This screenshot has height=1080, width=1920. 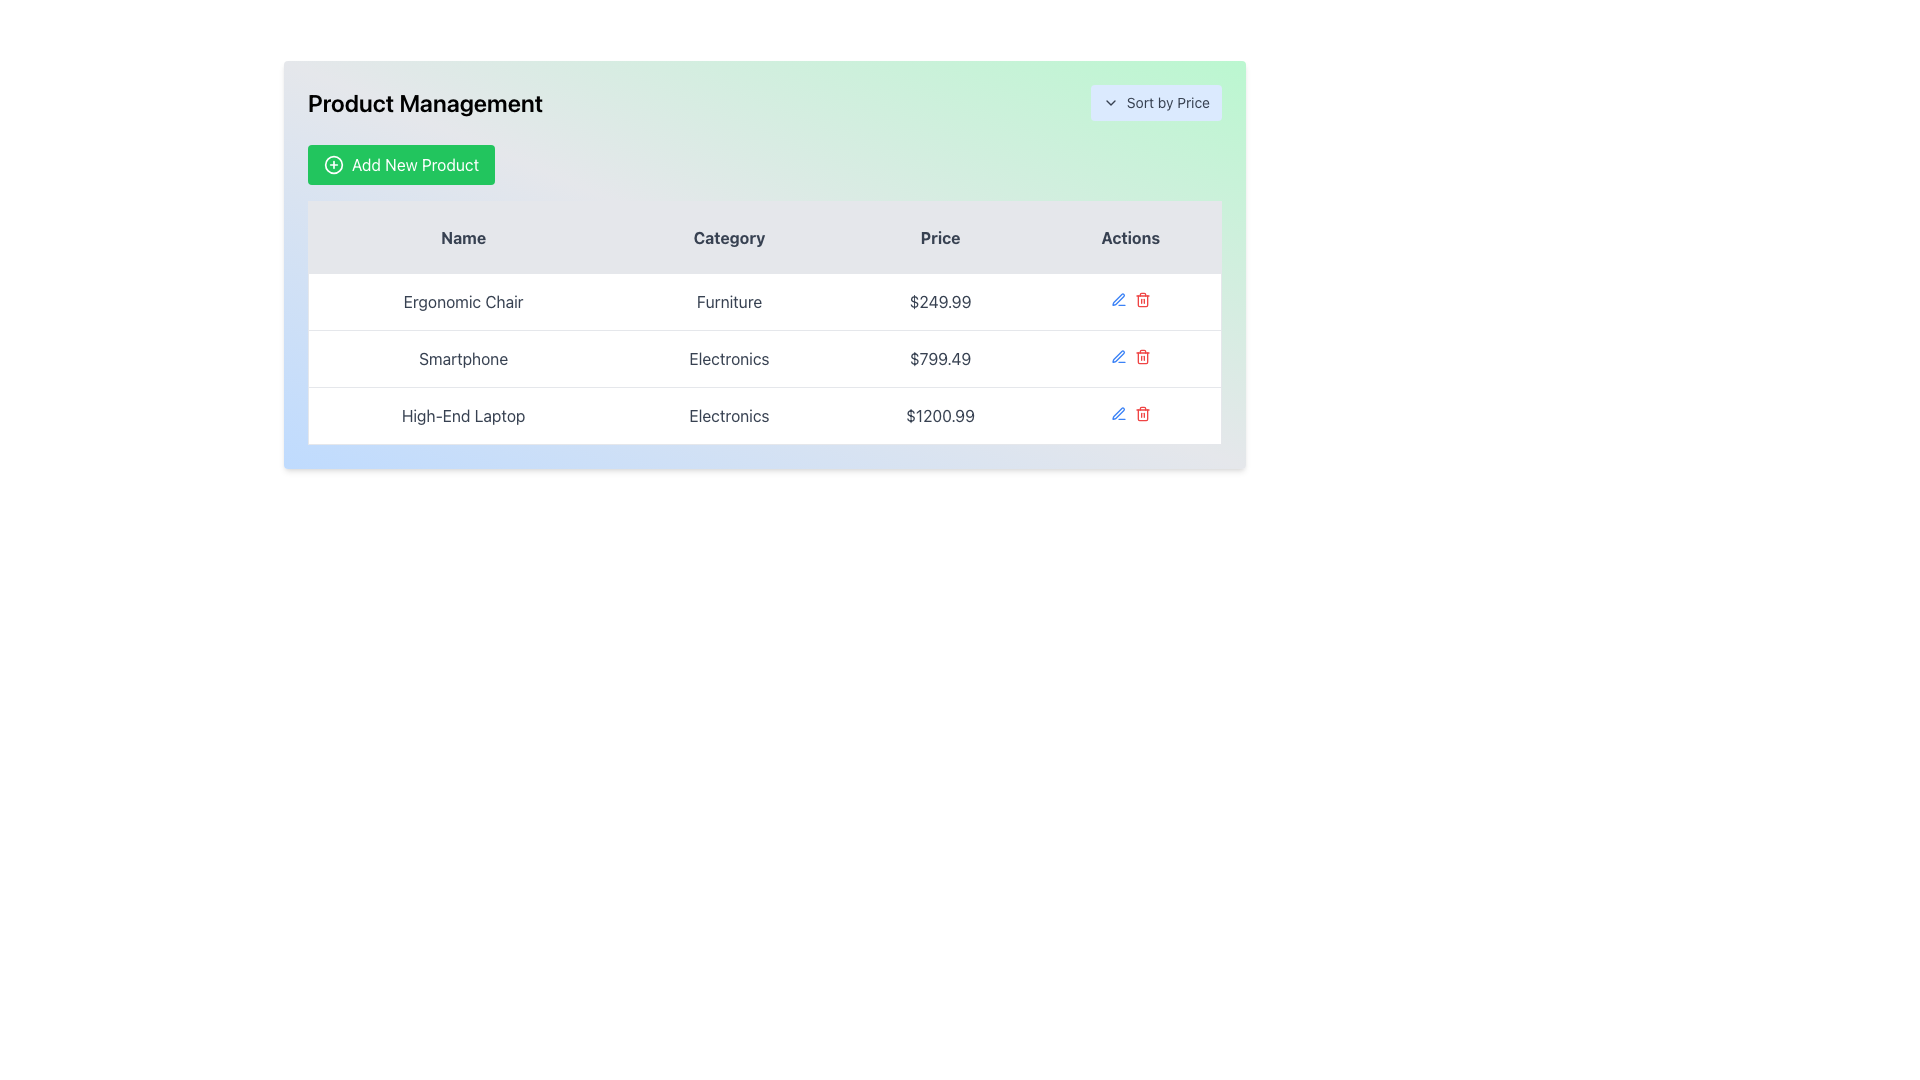 I want to click on text of the heading labeled 'Product Management', which is bold and prominently displayed in black on a light gradient background, so click(x=424, y=103).